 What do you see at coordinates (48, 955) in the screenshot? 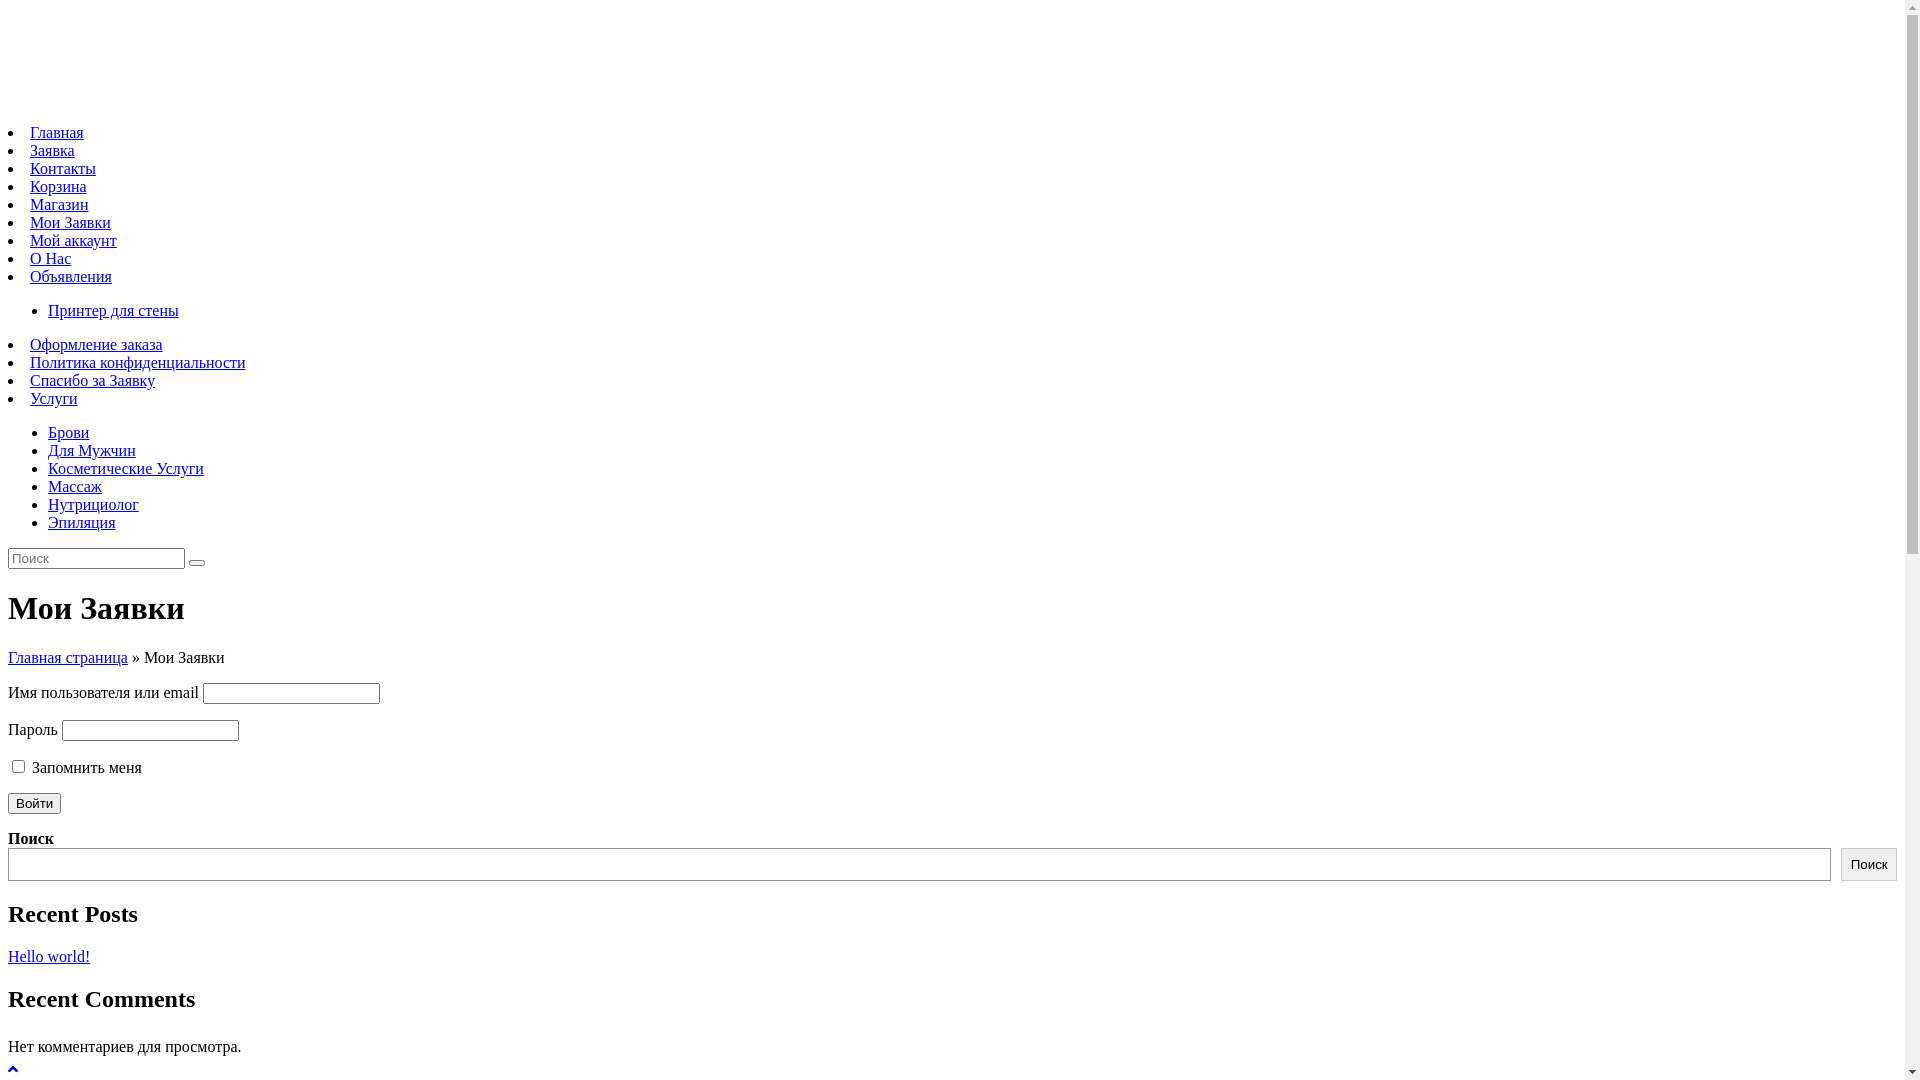
I see `'Hello world!'` at bounding box center [48, 955].